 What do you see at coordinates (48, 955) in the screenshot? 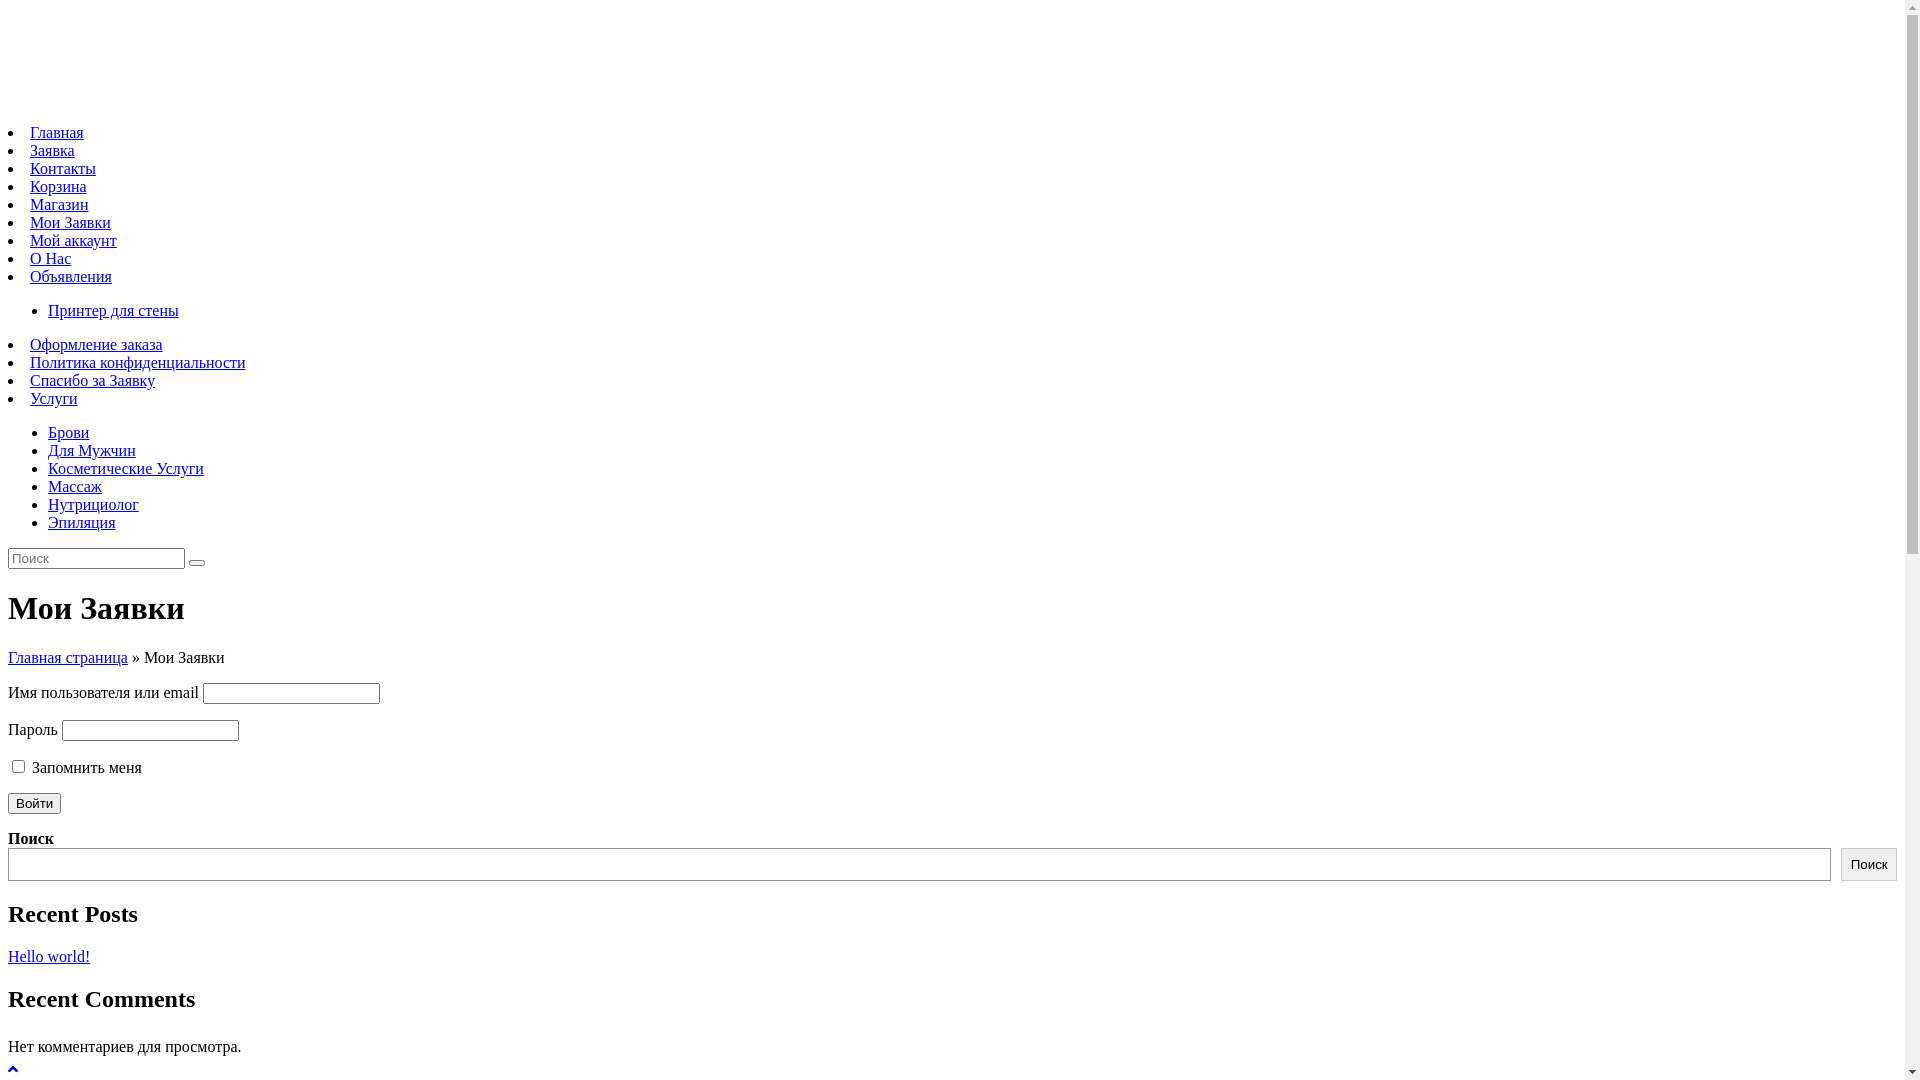
I see `'Hello world!'` at bounding box center [48, 955].